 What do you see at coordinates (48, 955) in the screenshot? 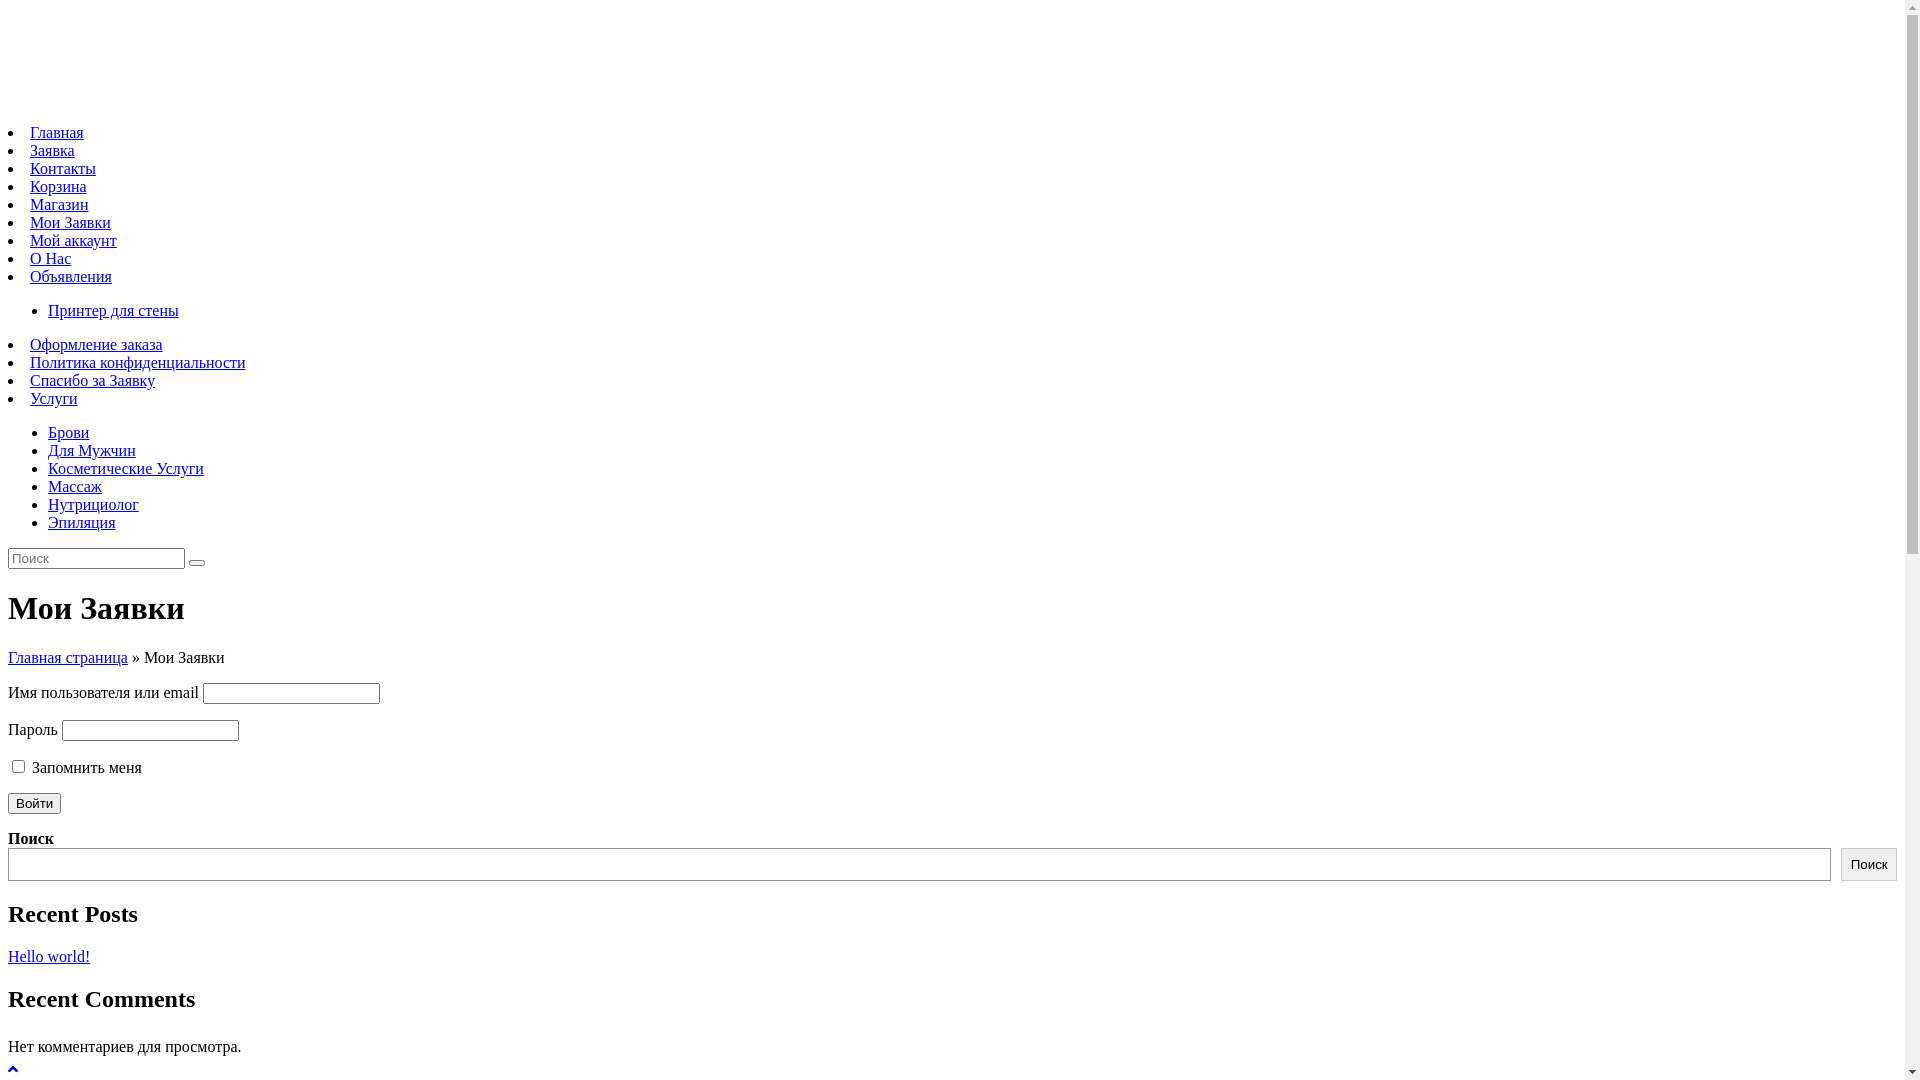
I see `'Hello world!'` at bounding box center [48, 955].